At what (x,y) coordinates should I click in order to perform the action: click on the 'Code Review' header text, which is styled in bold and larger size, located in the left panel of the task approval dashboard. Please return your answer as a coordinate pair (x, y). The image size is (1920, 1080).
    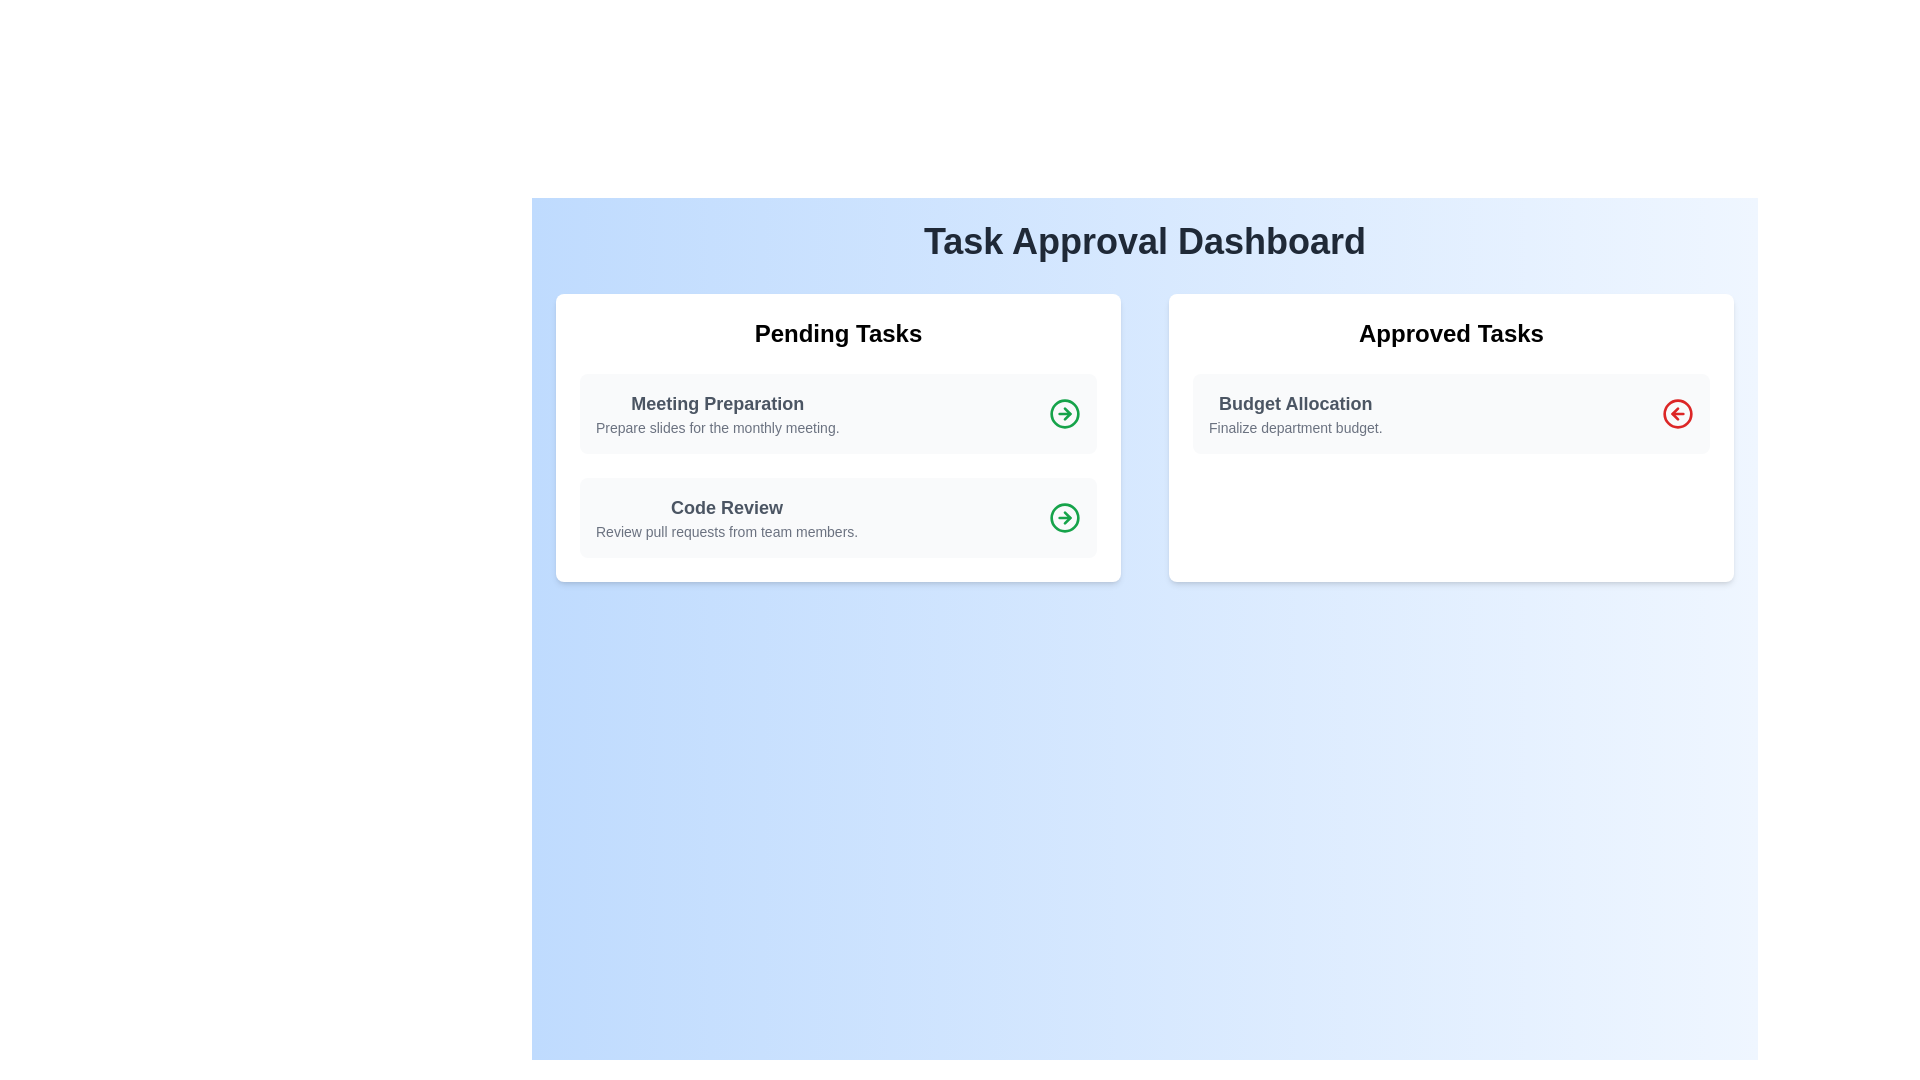
    Looking at the image, I should click on (725, 507).